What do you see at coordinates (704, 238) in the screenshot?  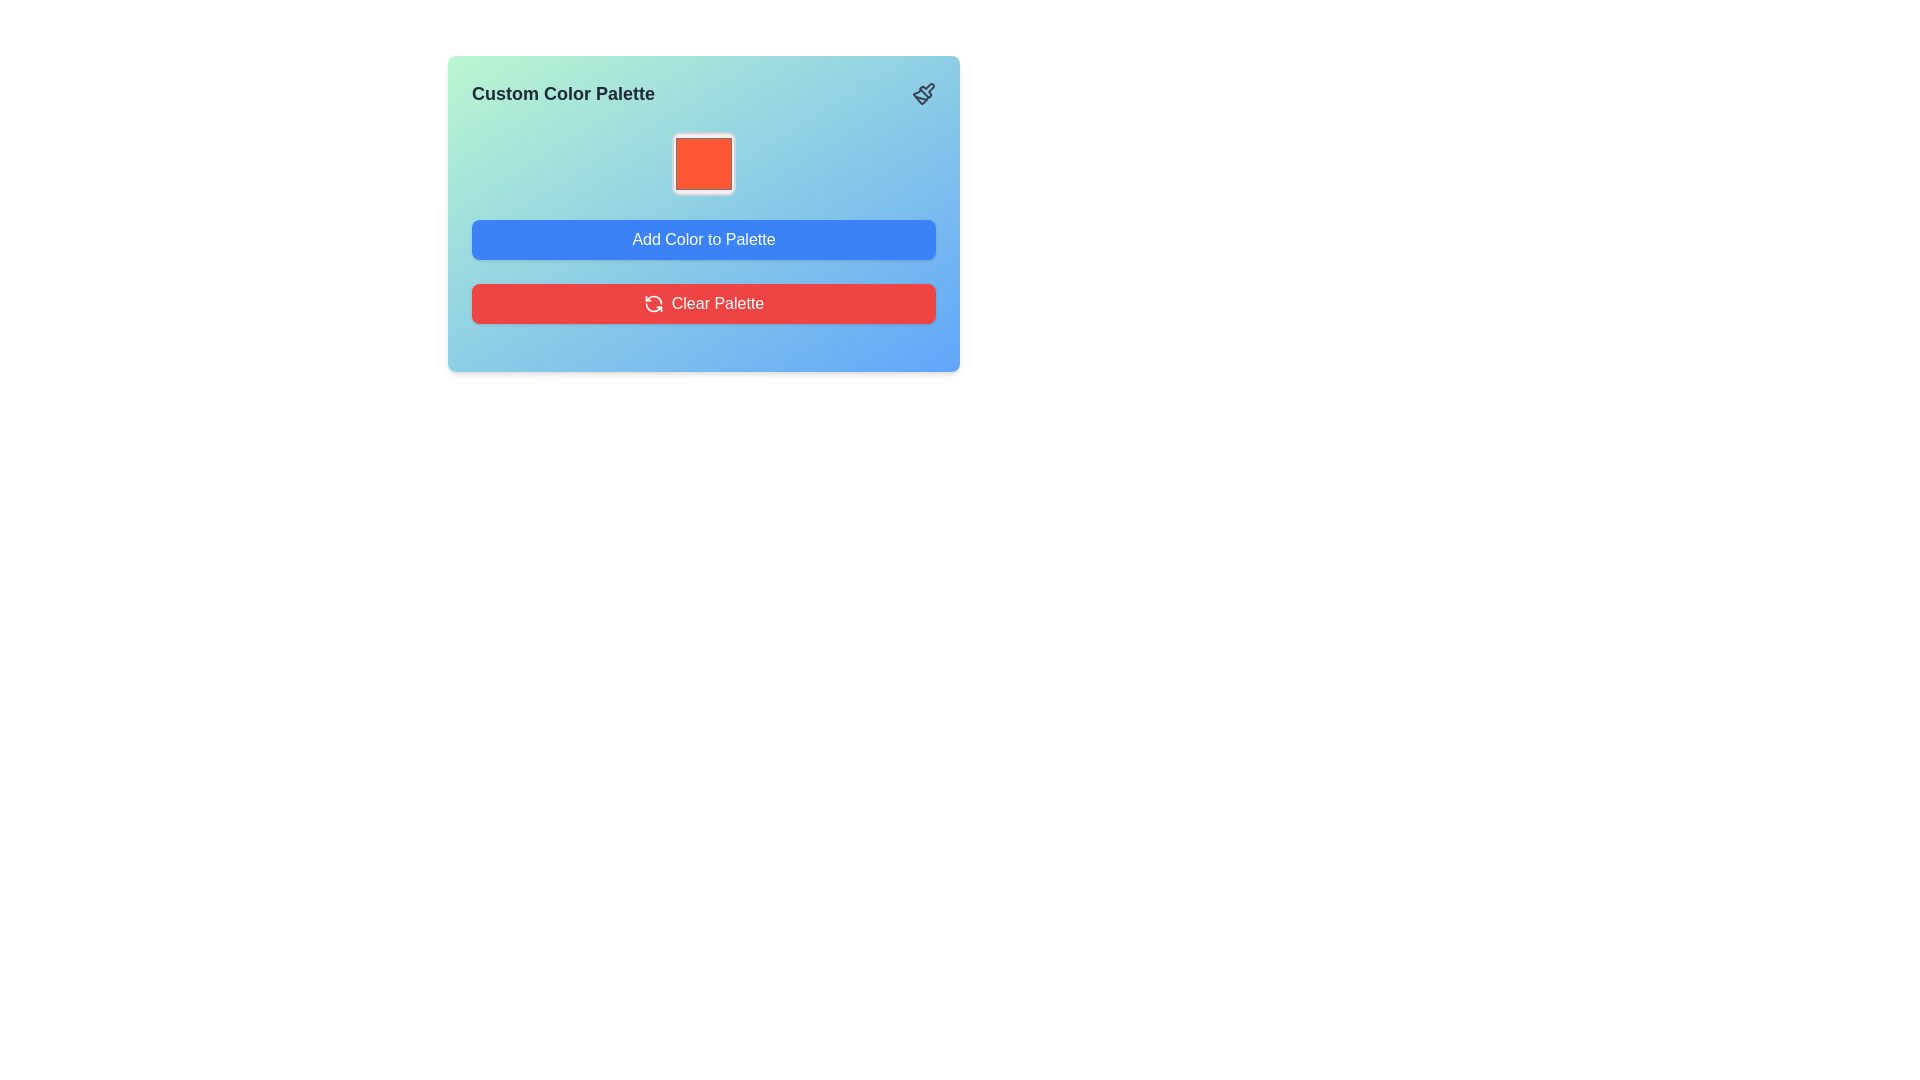 I see `the button with a blue background and the text 'Add Color to Palette' to experience the hover effect` at bounding box center [704, 238].